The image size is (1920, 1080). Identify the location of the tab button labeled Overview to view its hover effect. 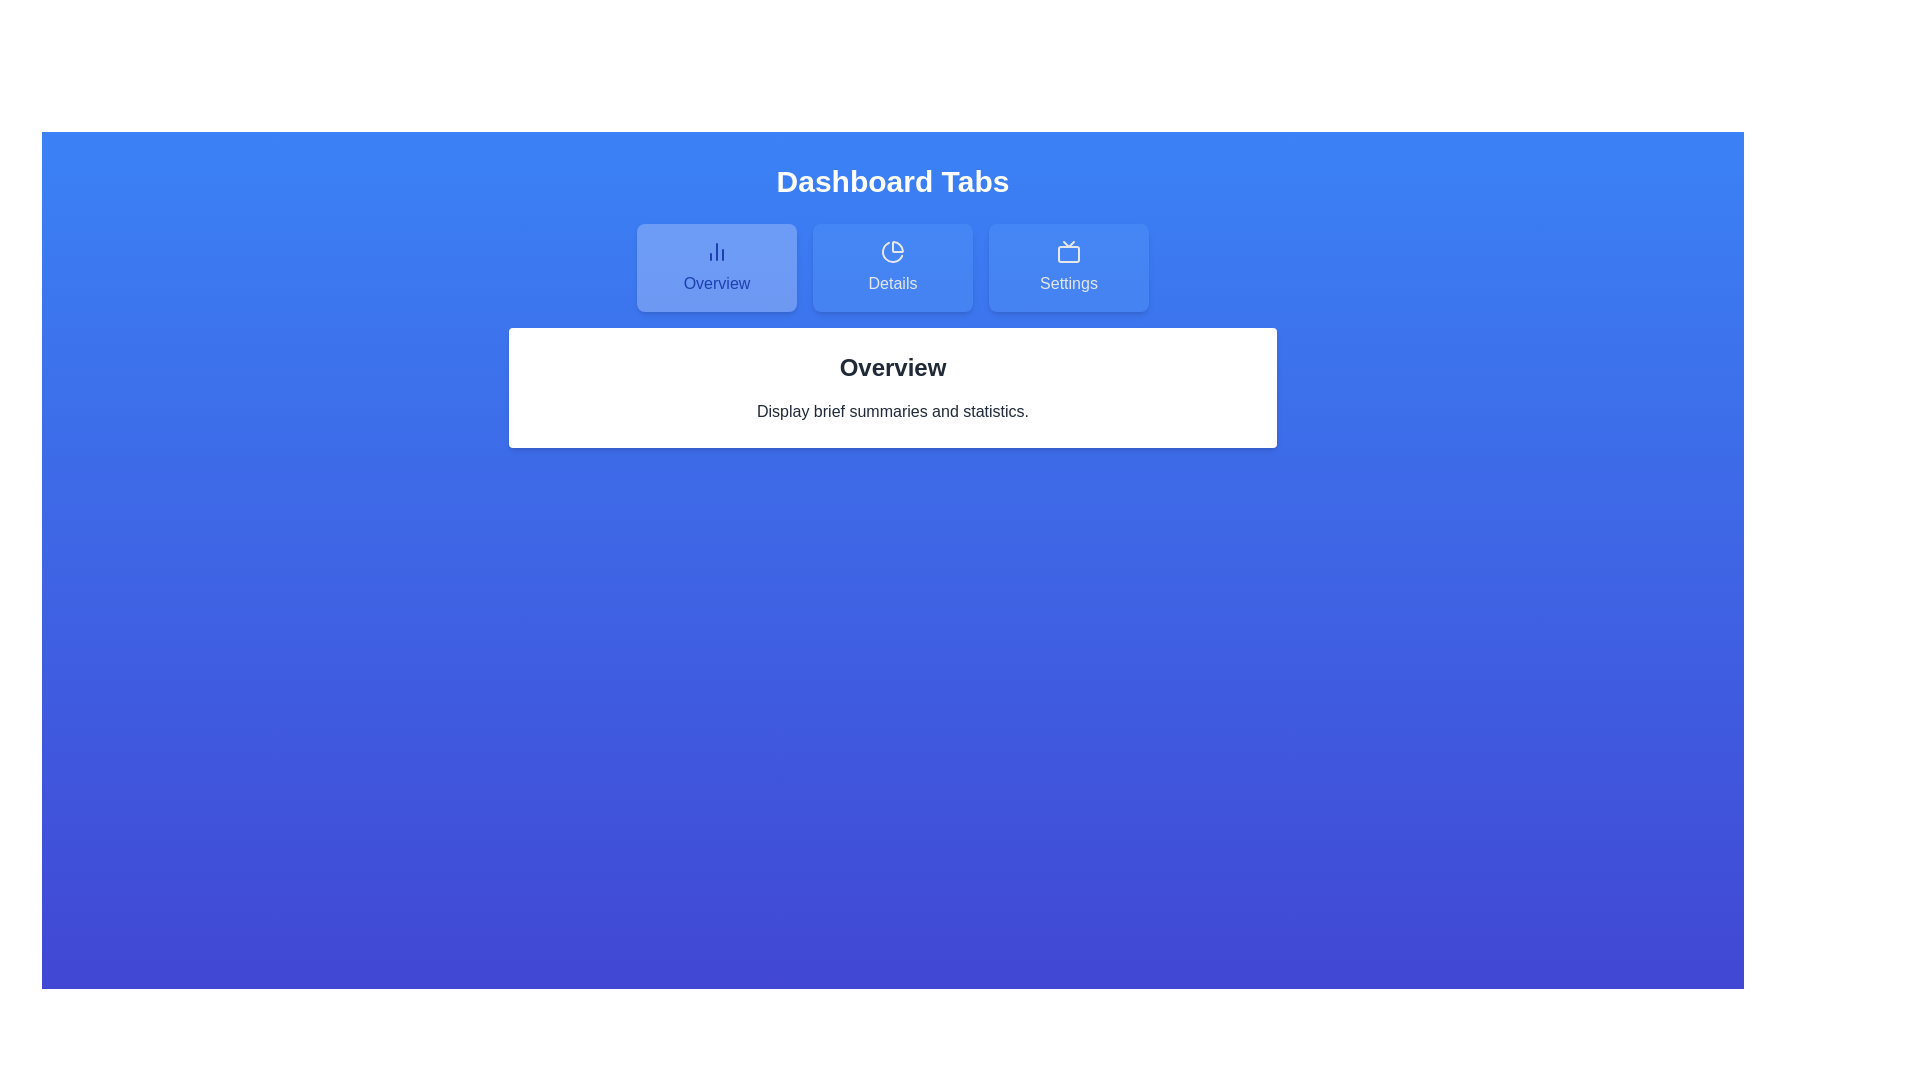
(716, 266).